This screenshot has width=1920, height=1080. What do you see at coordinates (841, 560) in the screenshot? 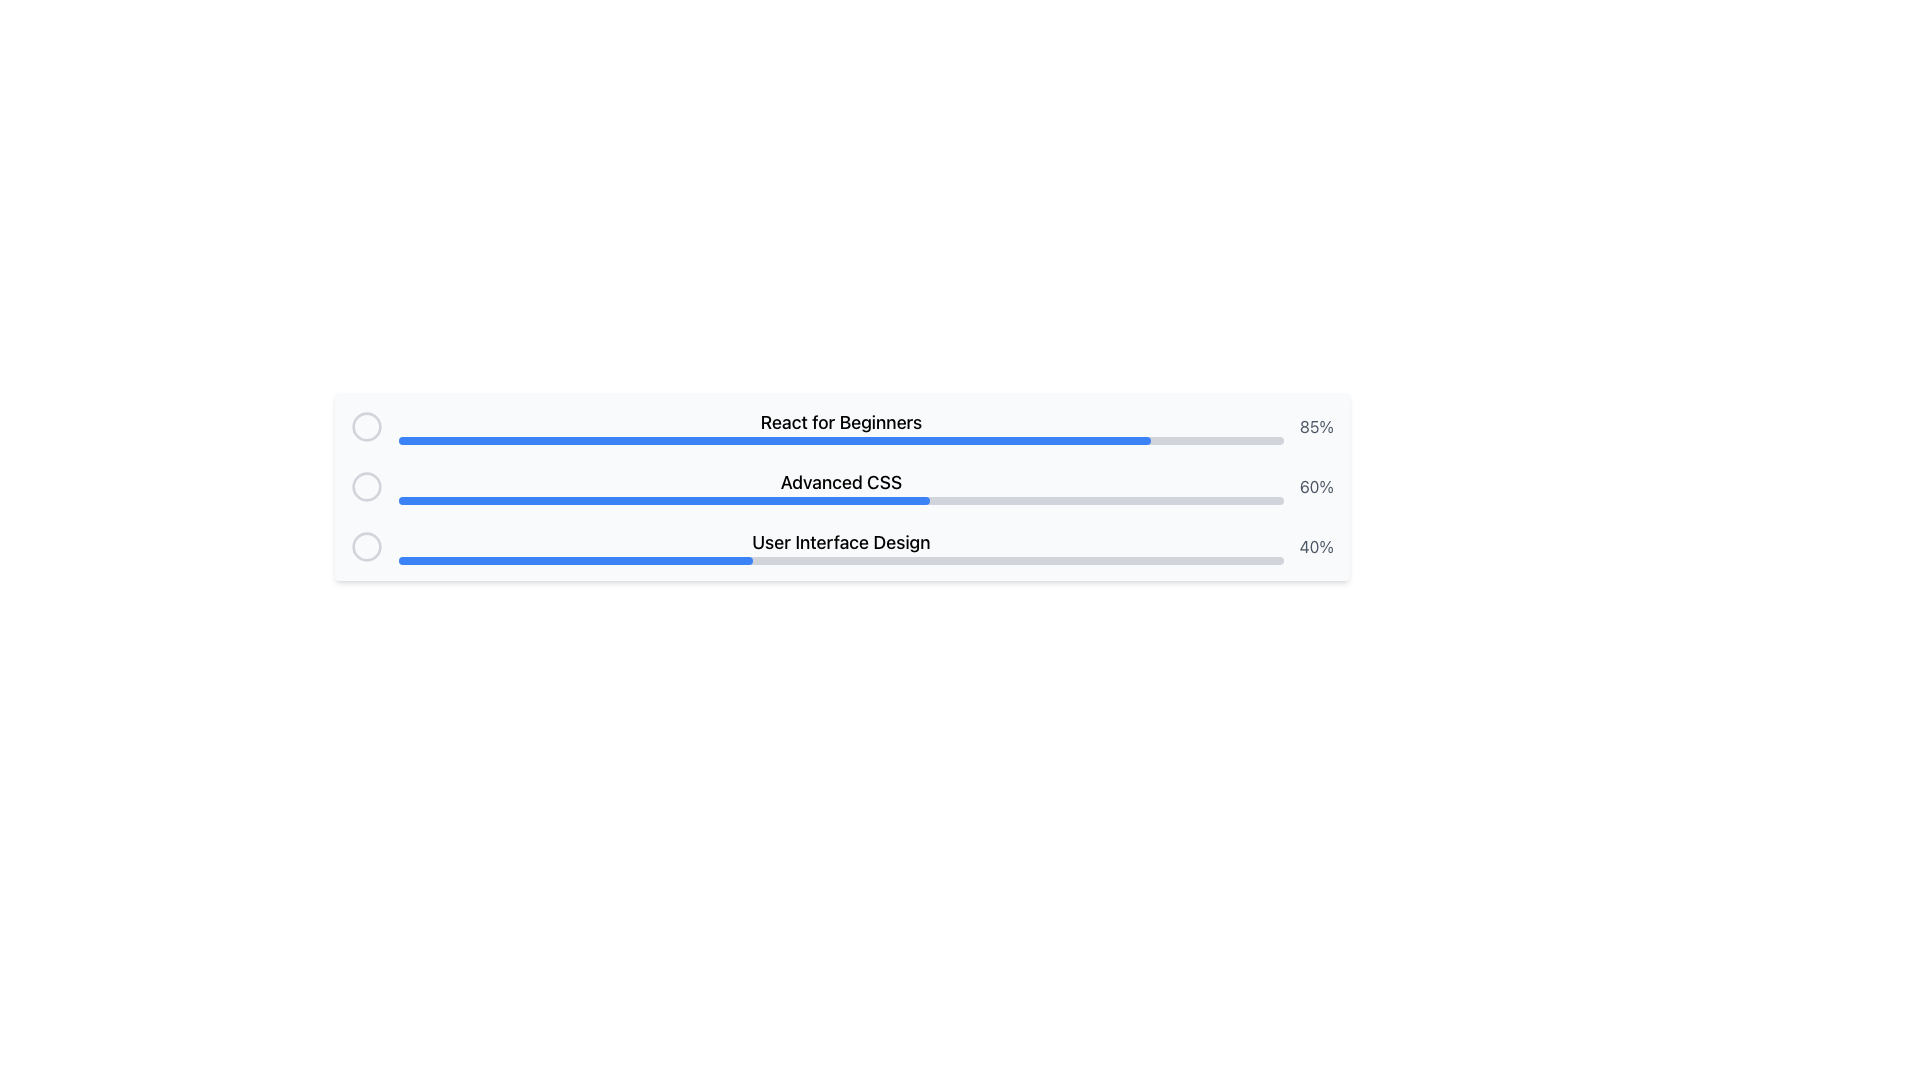
I see `the Progress bar located in the third progress section under the label 'User Interface Design', which visually represents the progress of a task` at bounding box center [841, 560].